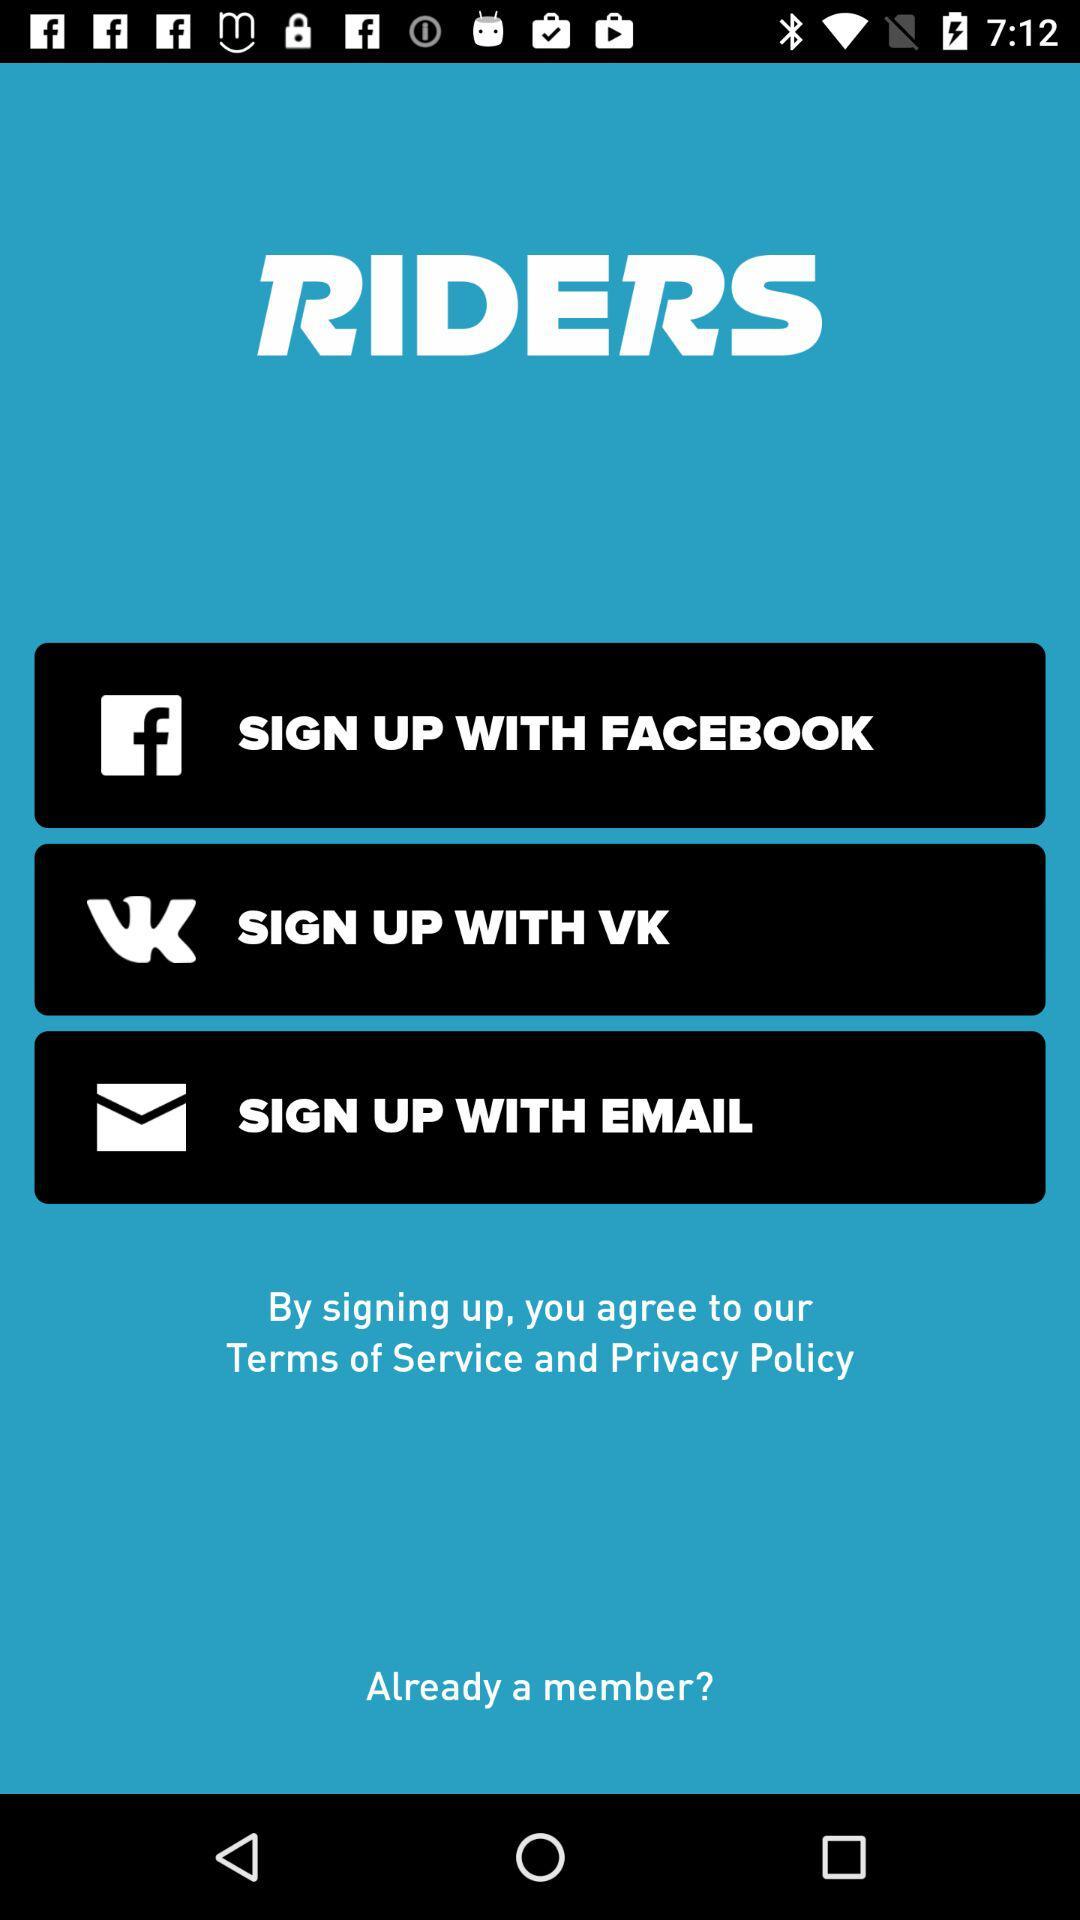  Describe the element at coordinates (540, 1704) in the screenshot. I see `already a member? item` at that location.